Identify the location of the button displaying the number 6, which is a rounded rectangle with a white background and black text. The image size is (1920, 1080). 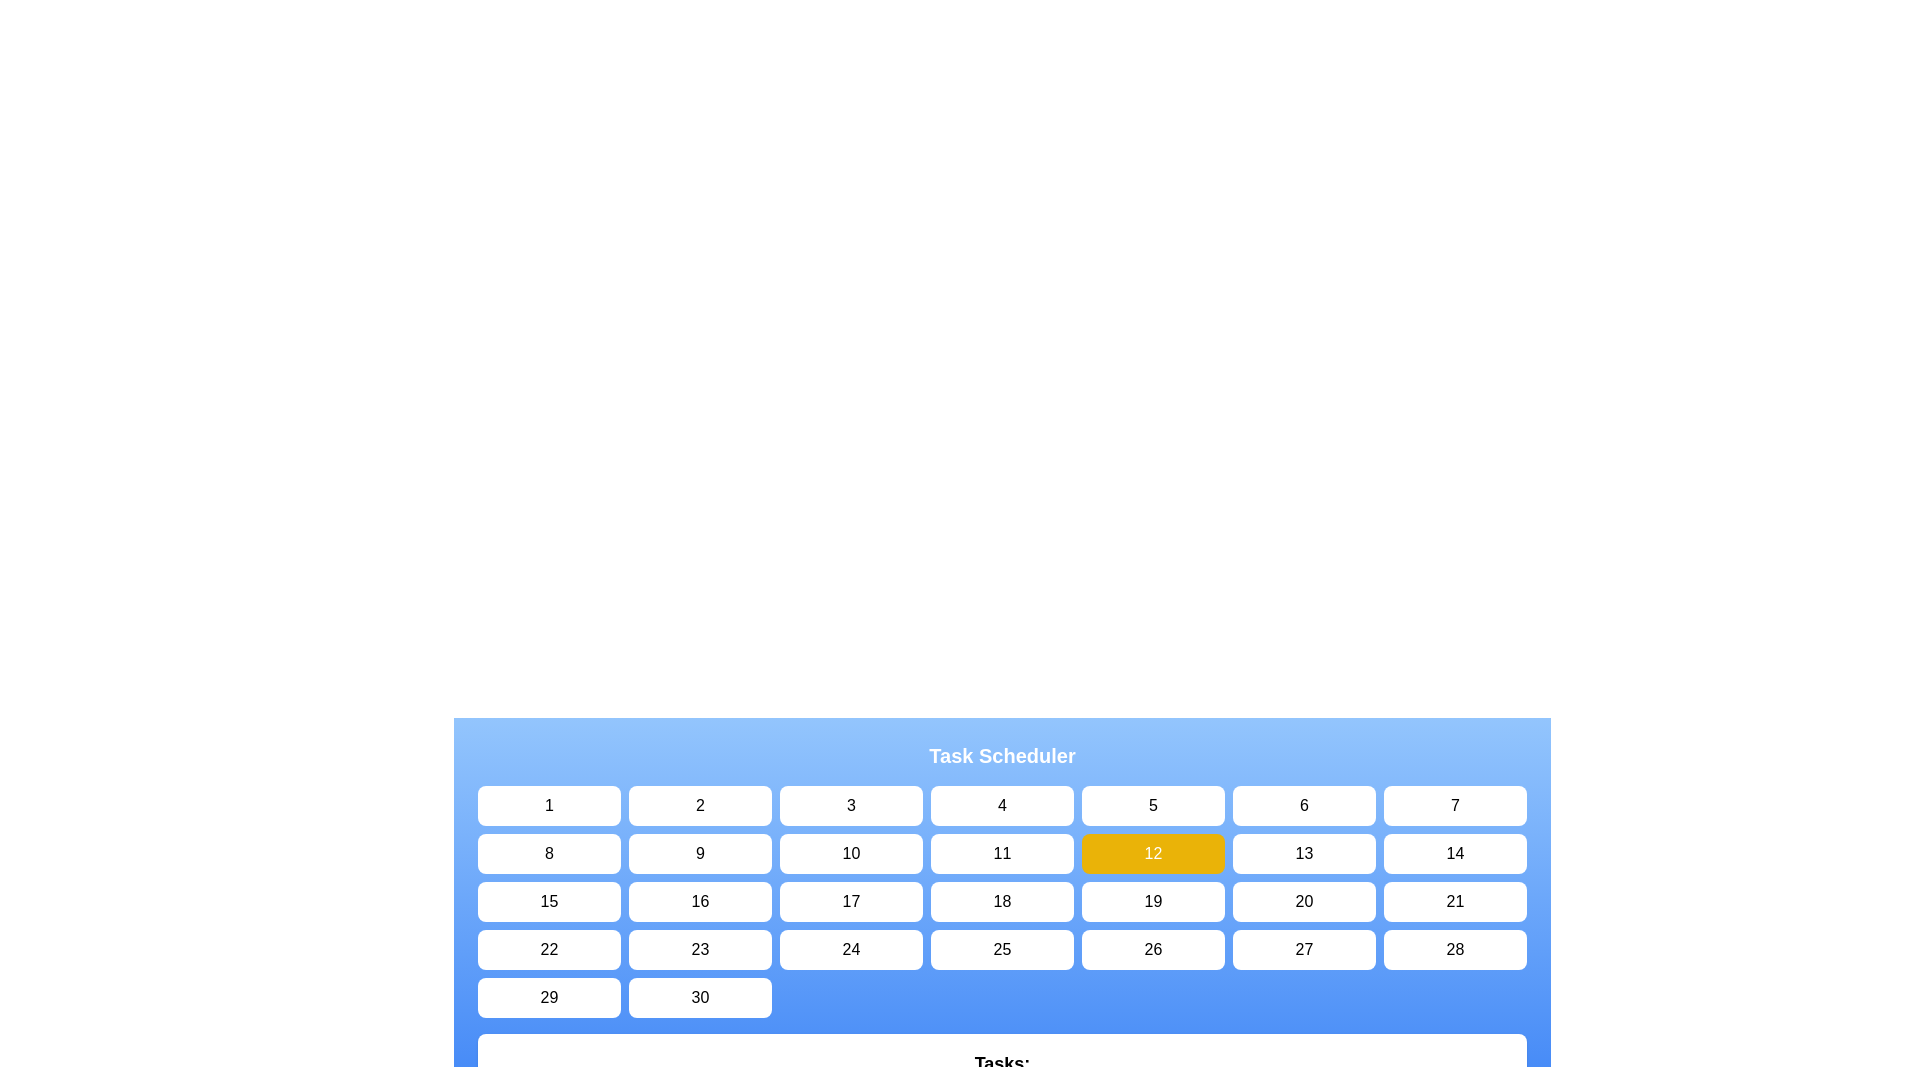
(1304, 805).